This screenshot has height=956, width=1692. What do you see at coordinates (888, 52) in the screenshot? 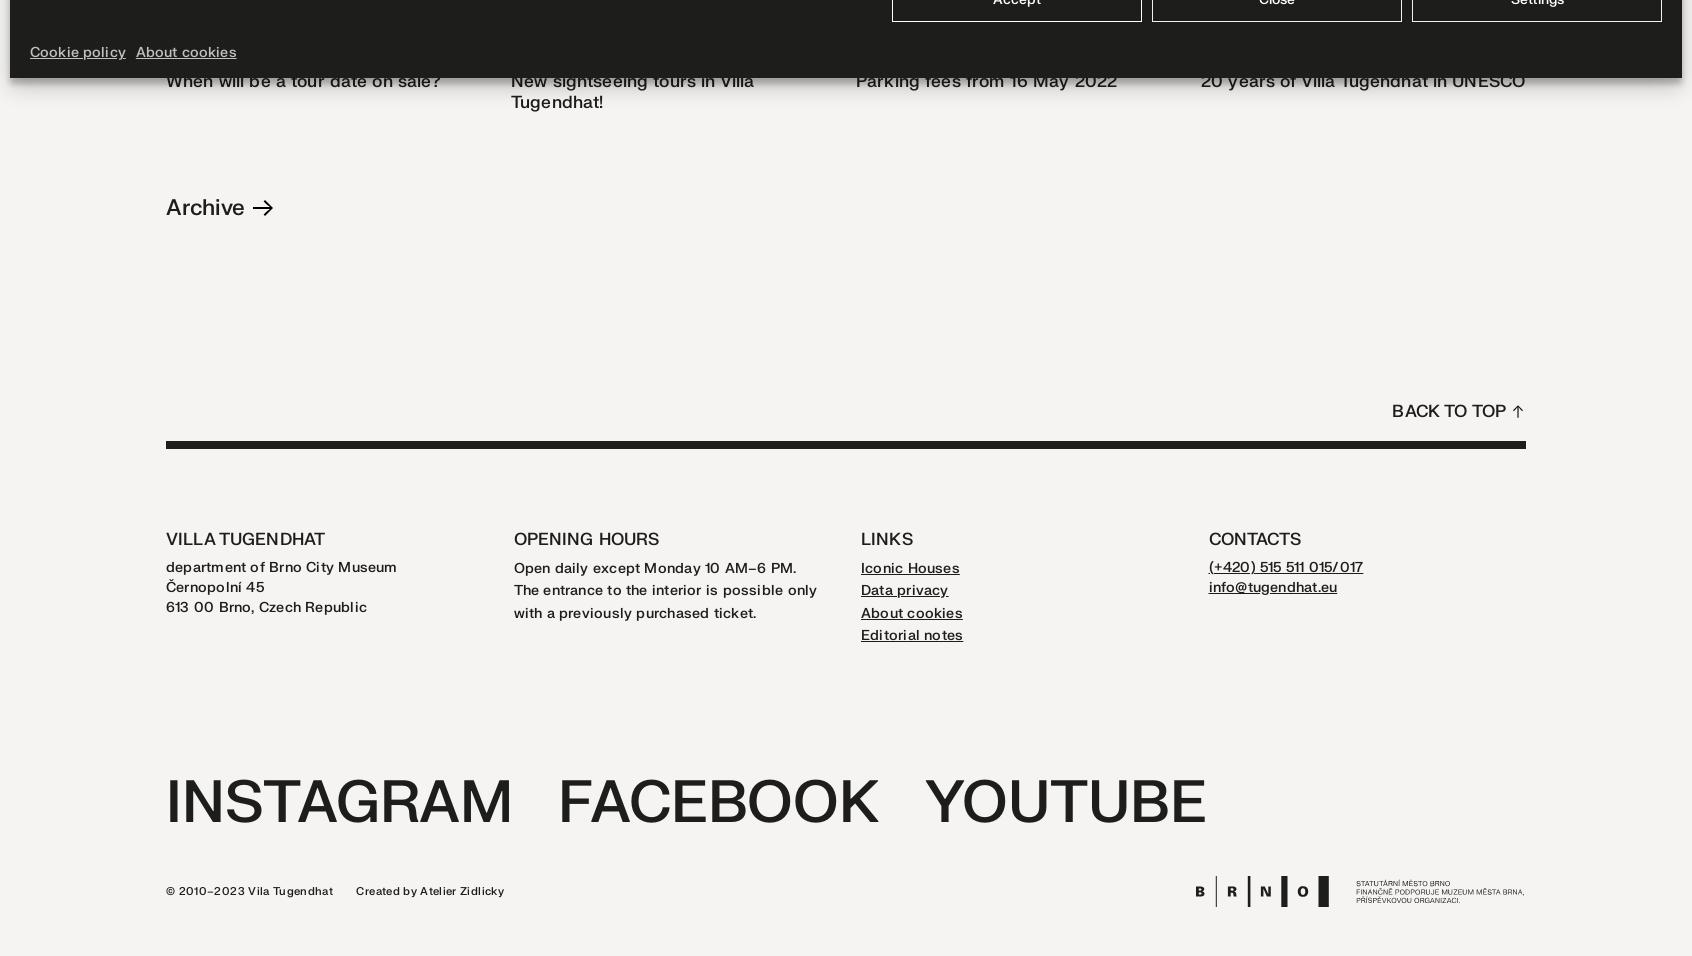
I see `'9. 5. 2022'` at bounding box center [888, 52].